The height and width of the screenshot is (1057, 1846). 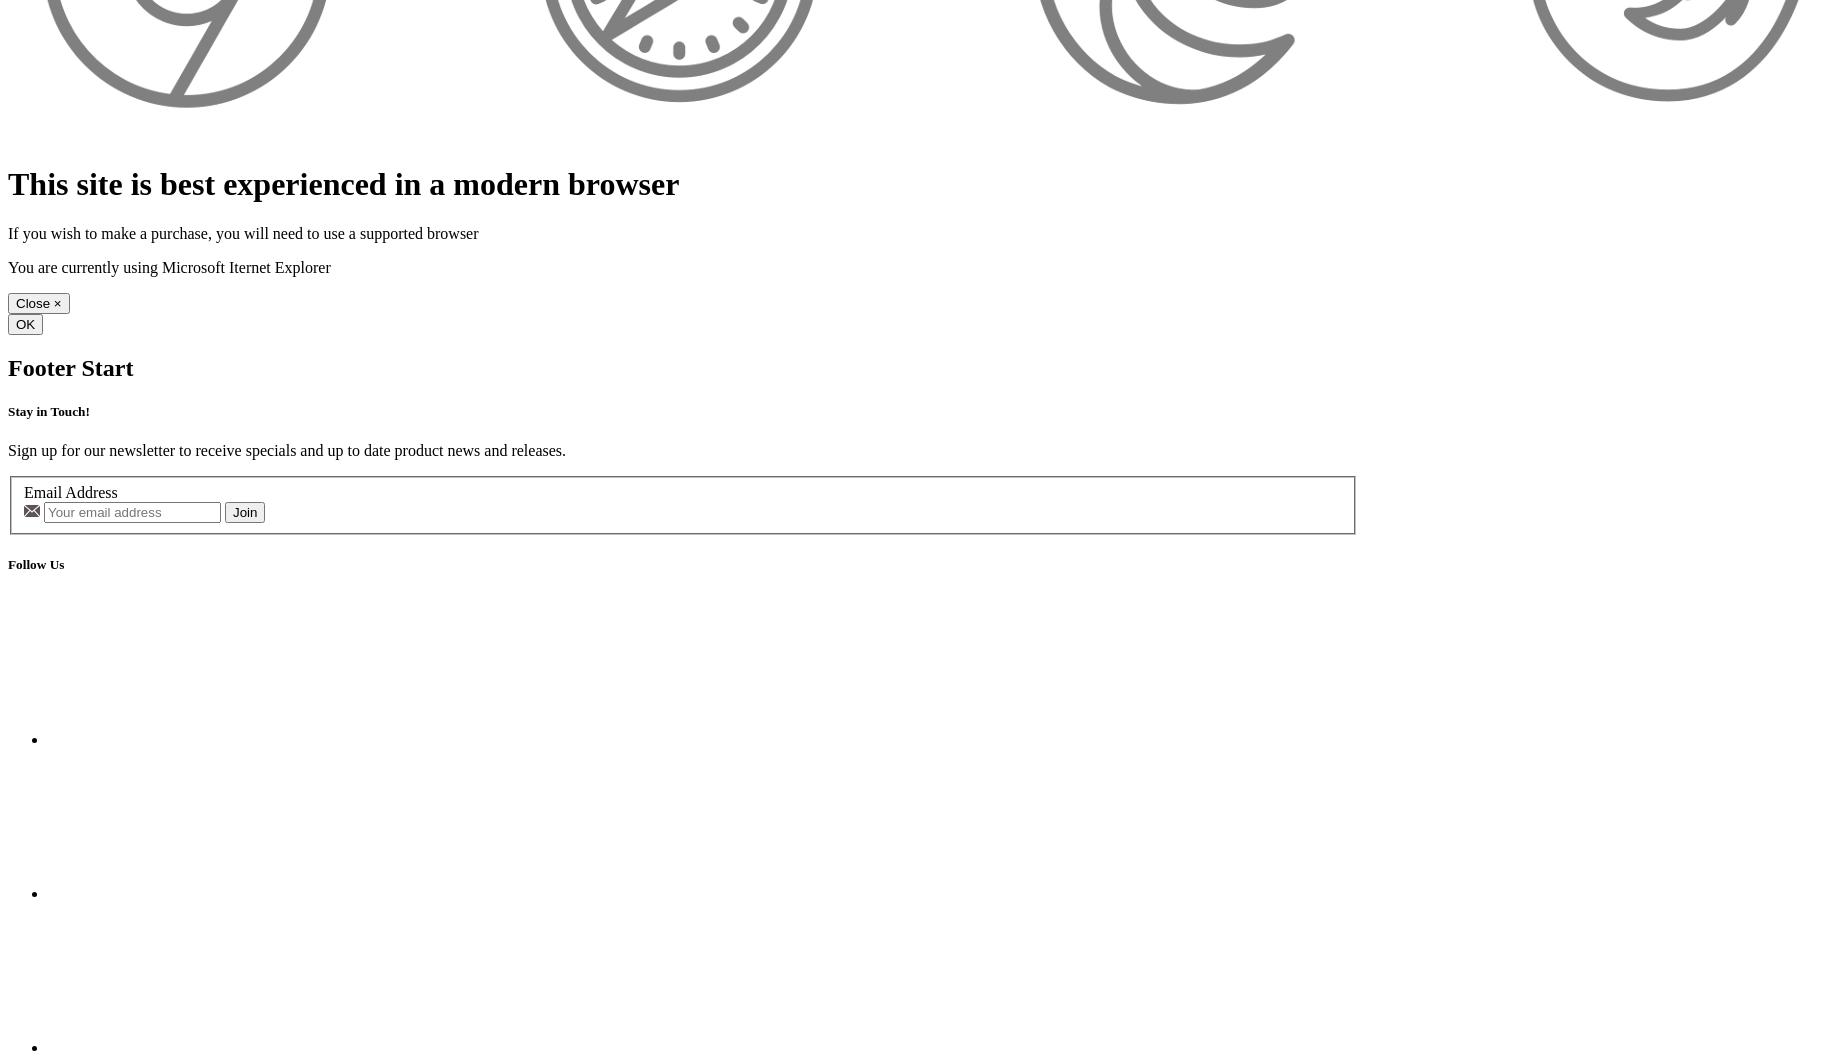 I want to click on 'Sign up for our newsletter to receive specials and up to date product news and releases.', so click(x=287, y=449).